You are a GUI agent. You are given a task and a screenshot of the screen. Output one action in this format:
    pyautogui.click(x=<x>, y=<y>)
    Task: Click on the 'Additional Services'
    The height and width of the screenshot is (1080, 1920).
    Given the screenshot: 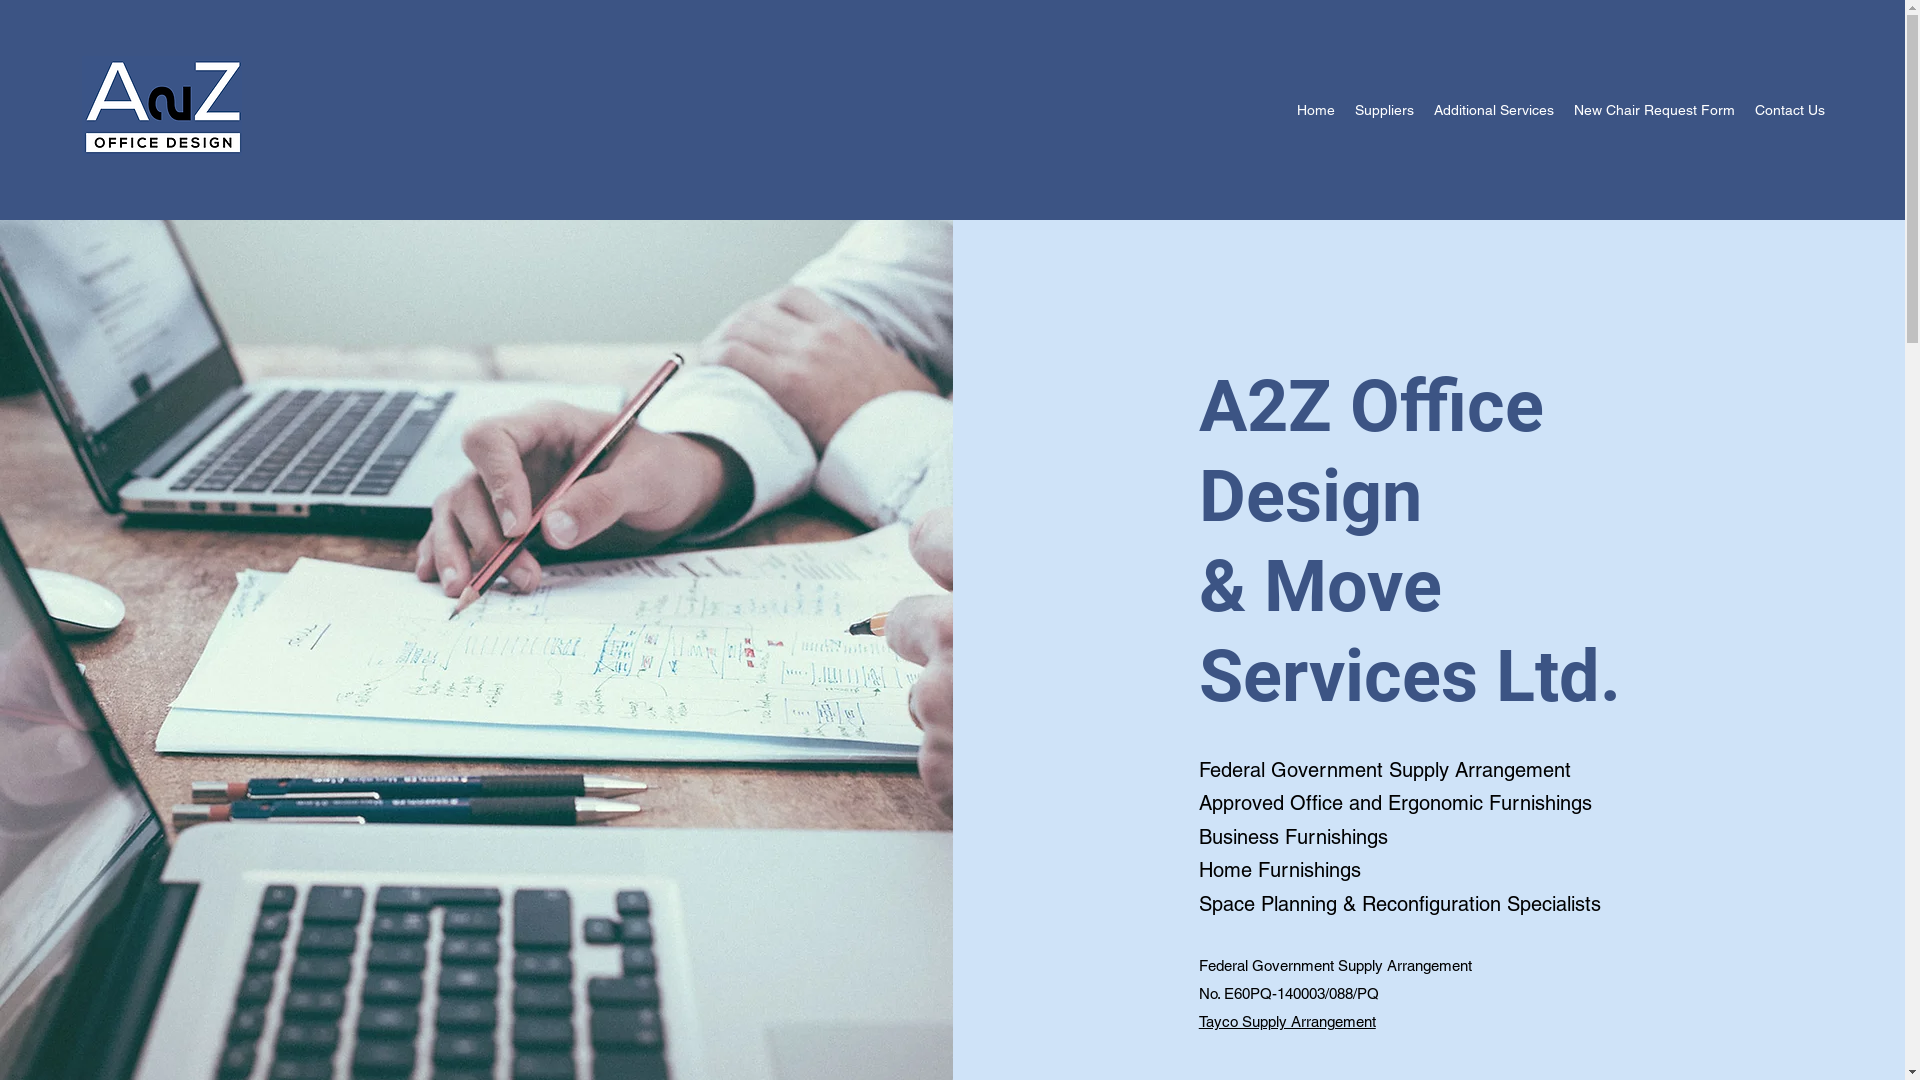 What is the action you would take?
    pyautogui.click(x=1493, y=110)
    